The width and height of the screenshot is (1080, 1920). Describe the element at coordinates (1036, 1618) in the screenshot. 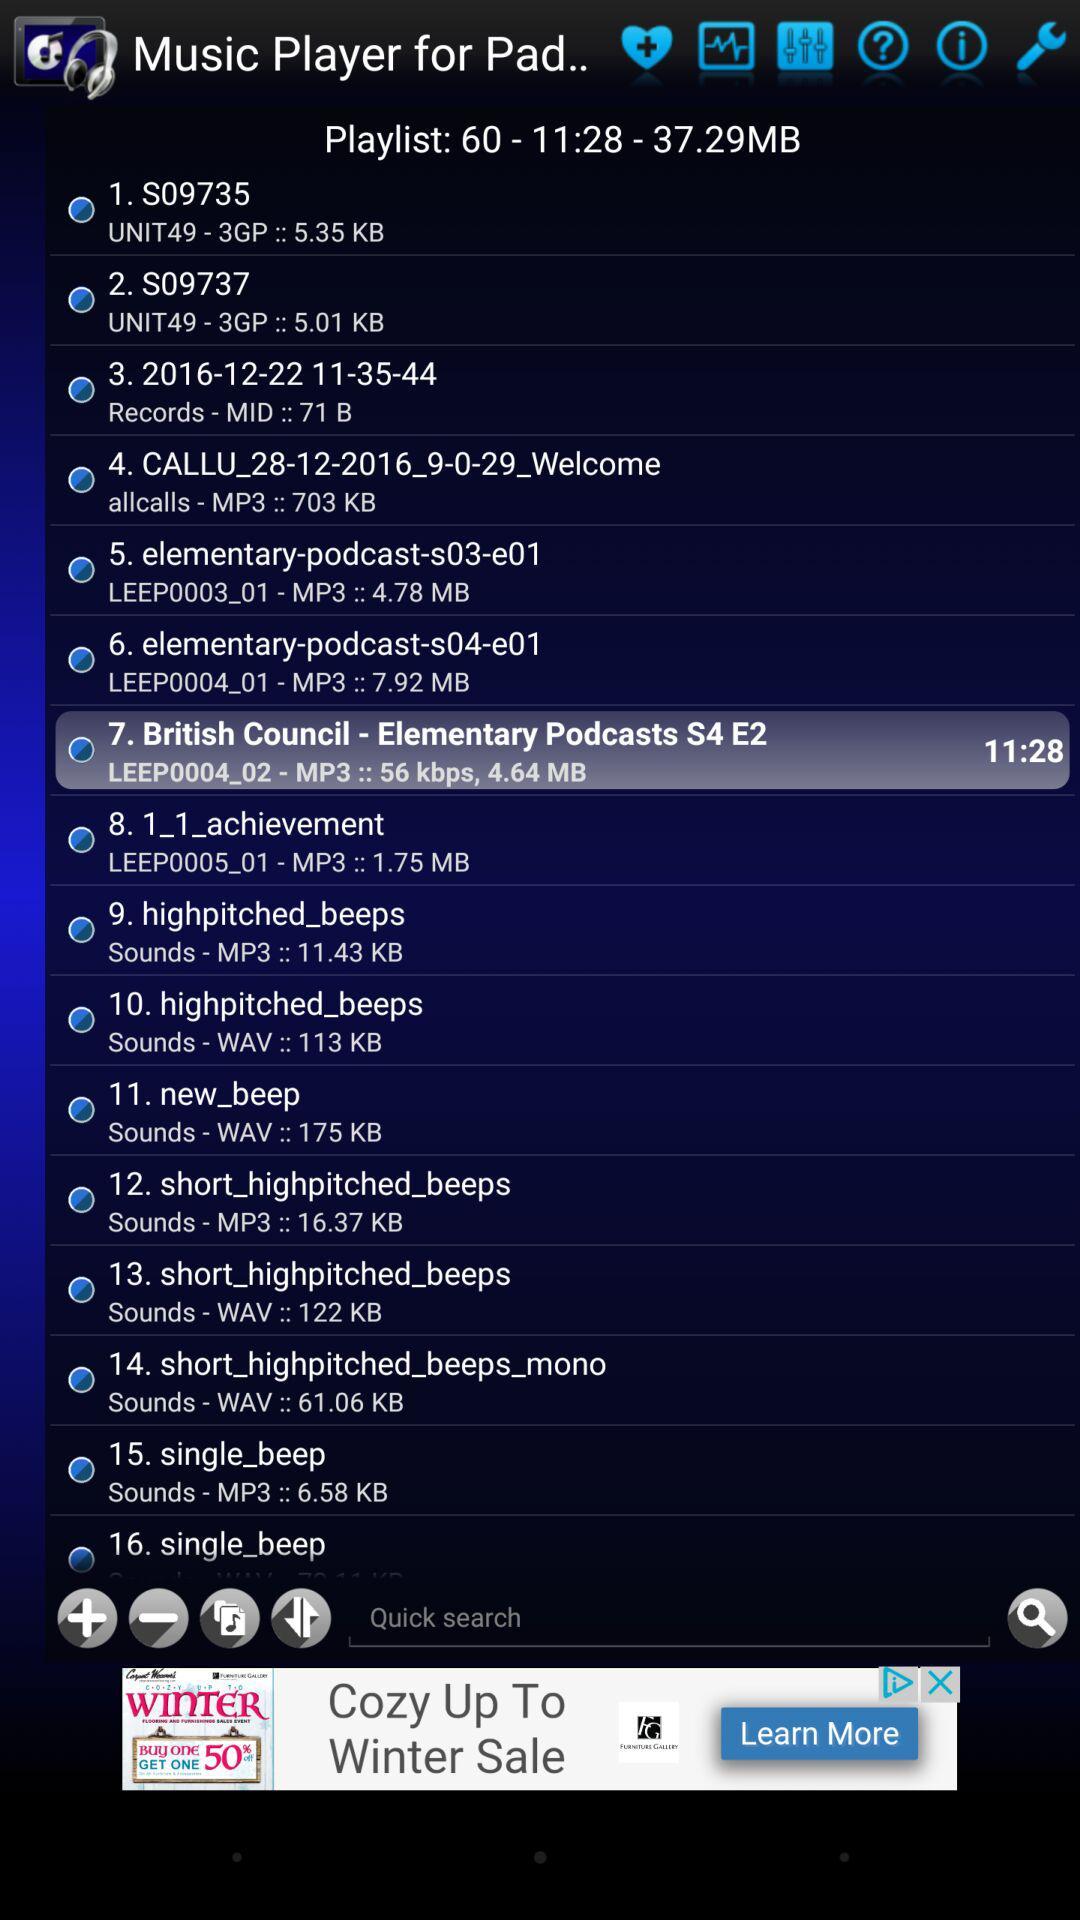

I see `to search` at that location.